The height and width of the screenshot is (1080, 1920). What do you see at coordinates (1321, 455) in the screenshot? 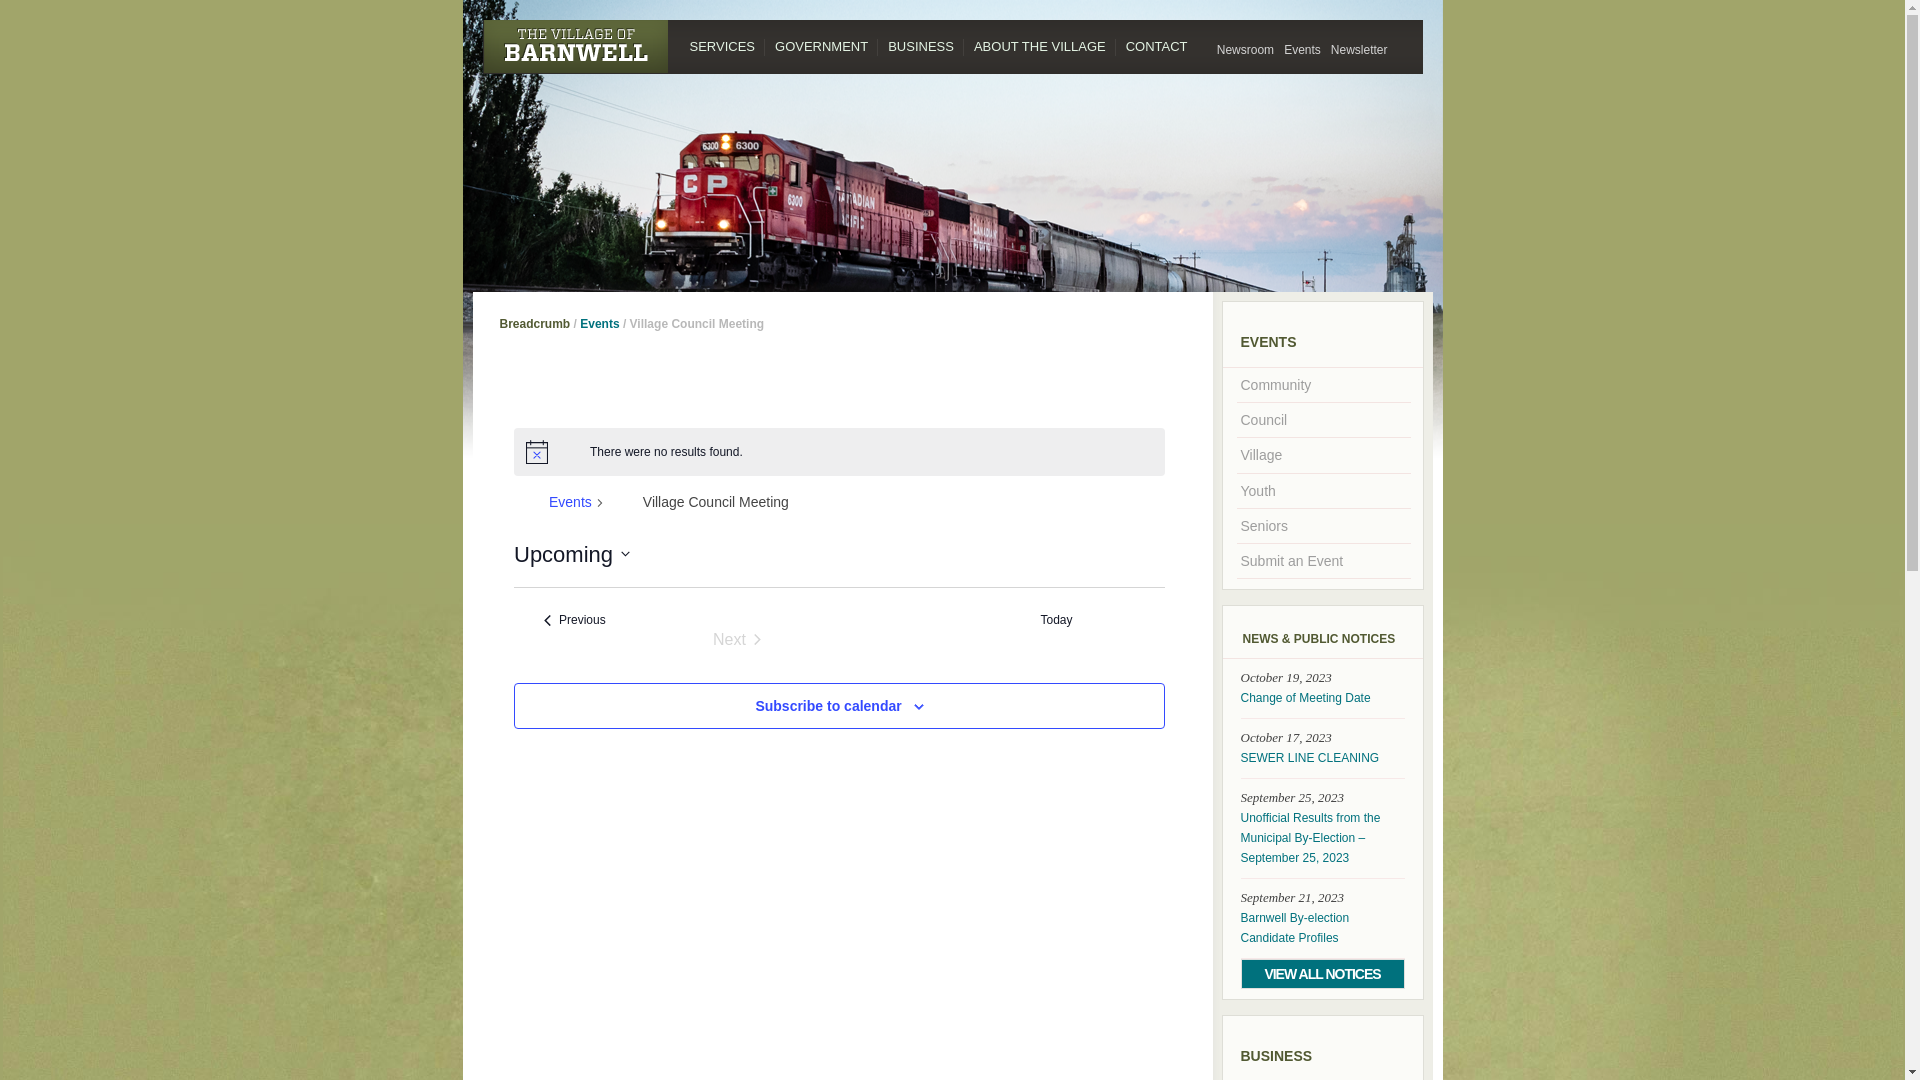
I see `'Village'` at bounding box center [1321, 455].